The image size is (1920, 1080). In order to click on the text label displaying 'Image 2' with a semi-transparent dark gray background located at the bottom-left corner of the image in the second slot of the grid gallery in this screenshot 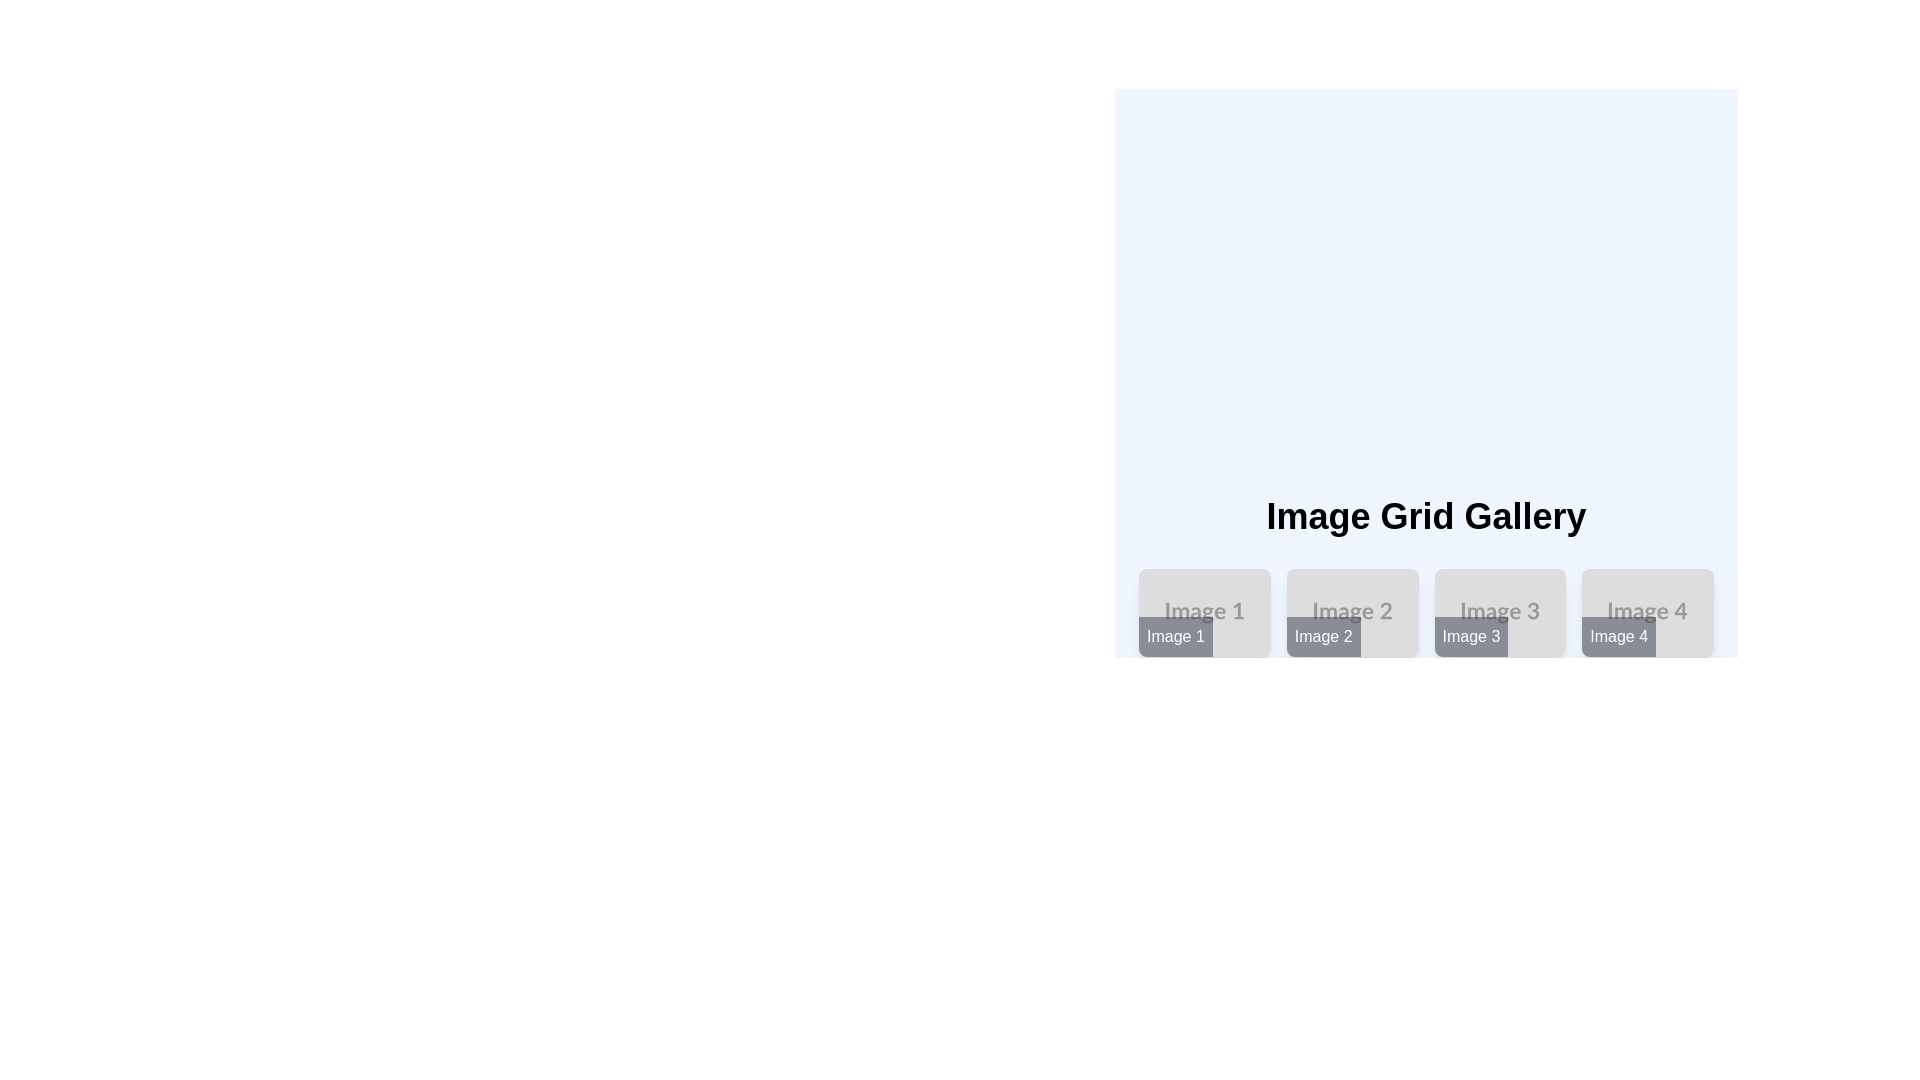, I will do `click(1323, 636)`.